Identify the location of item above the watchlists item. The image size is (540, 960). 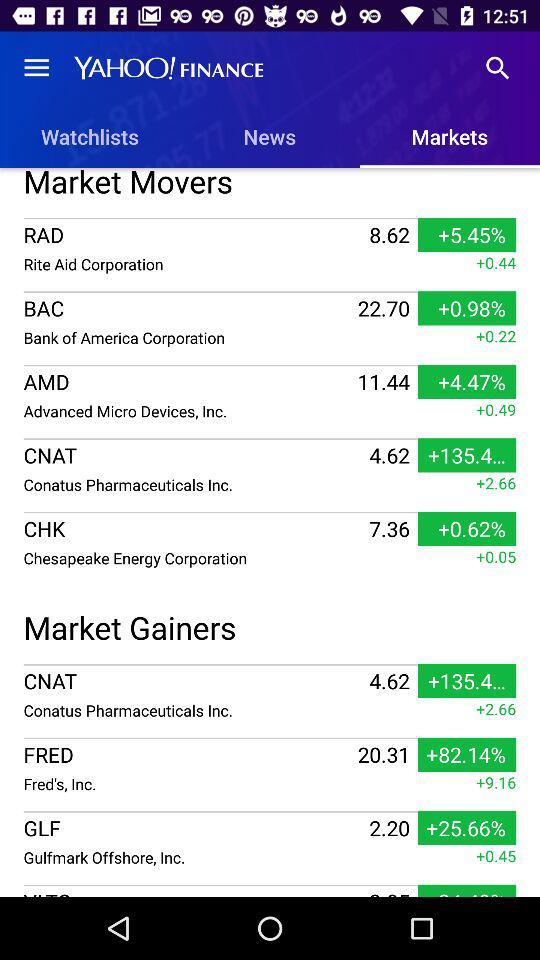
(36, 68).